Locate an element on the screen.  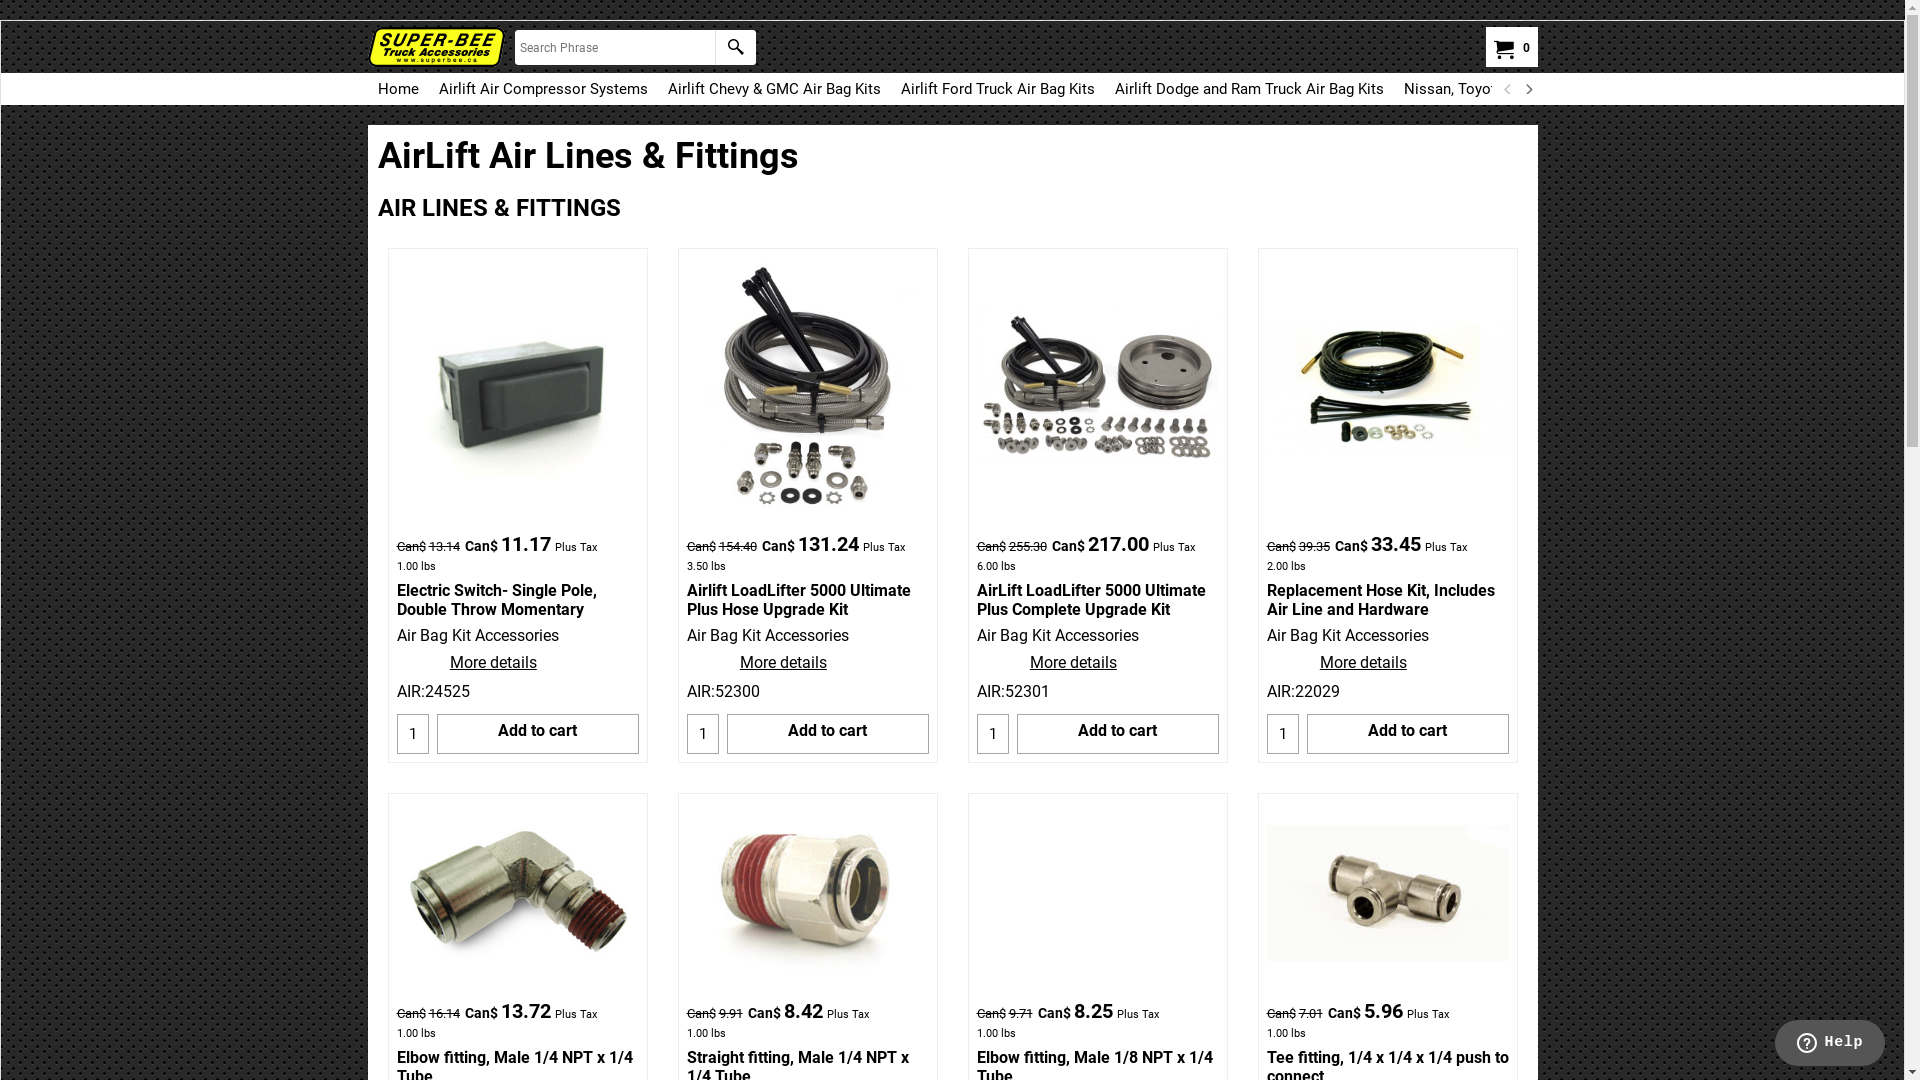
'Elbow- Male 1/4 NPT x 1/4 Tube' is located at coordinates (517, 892).